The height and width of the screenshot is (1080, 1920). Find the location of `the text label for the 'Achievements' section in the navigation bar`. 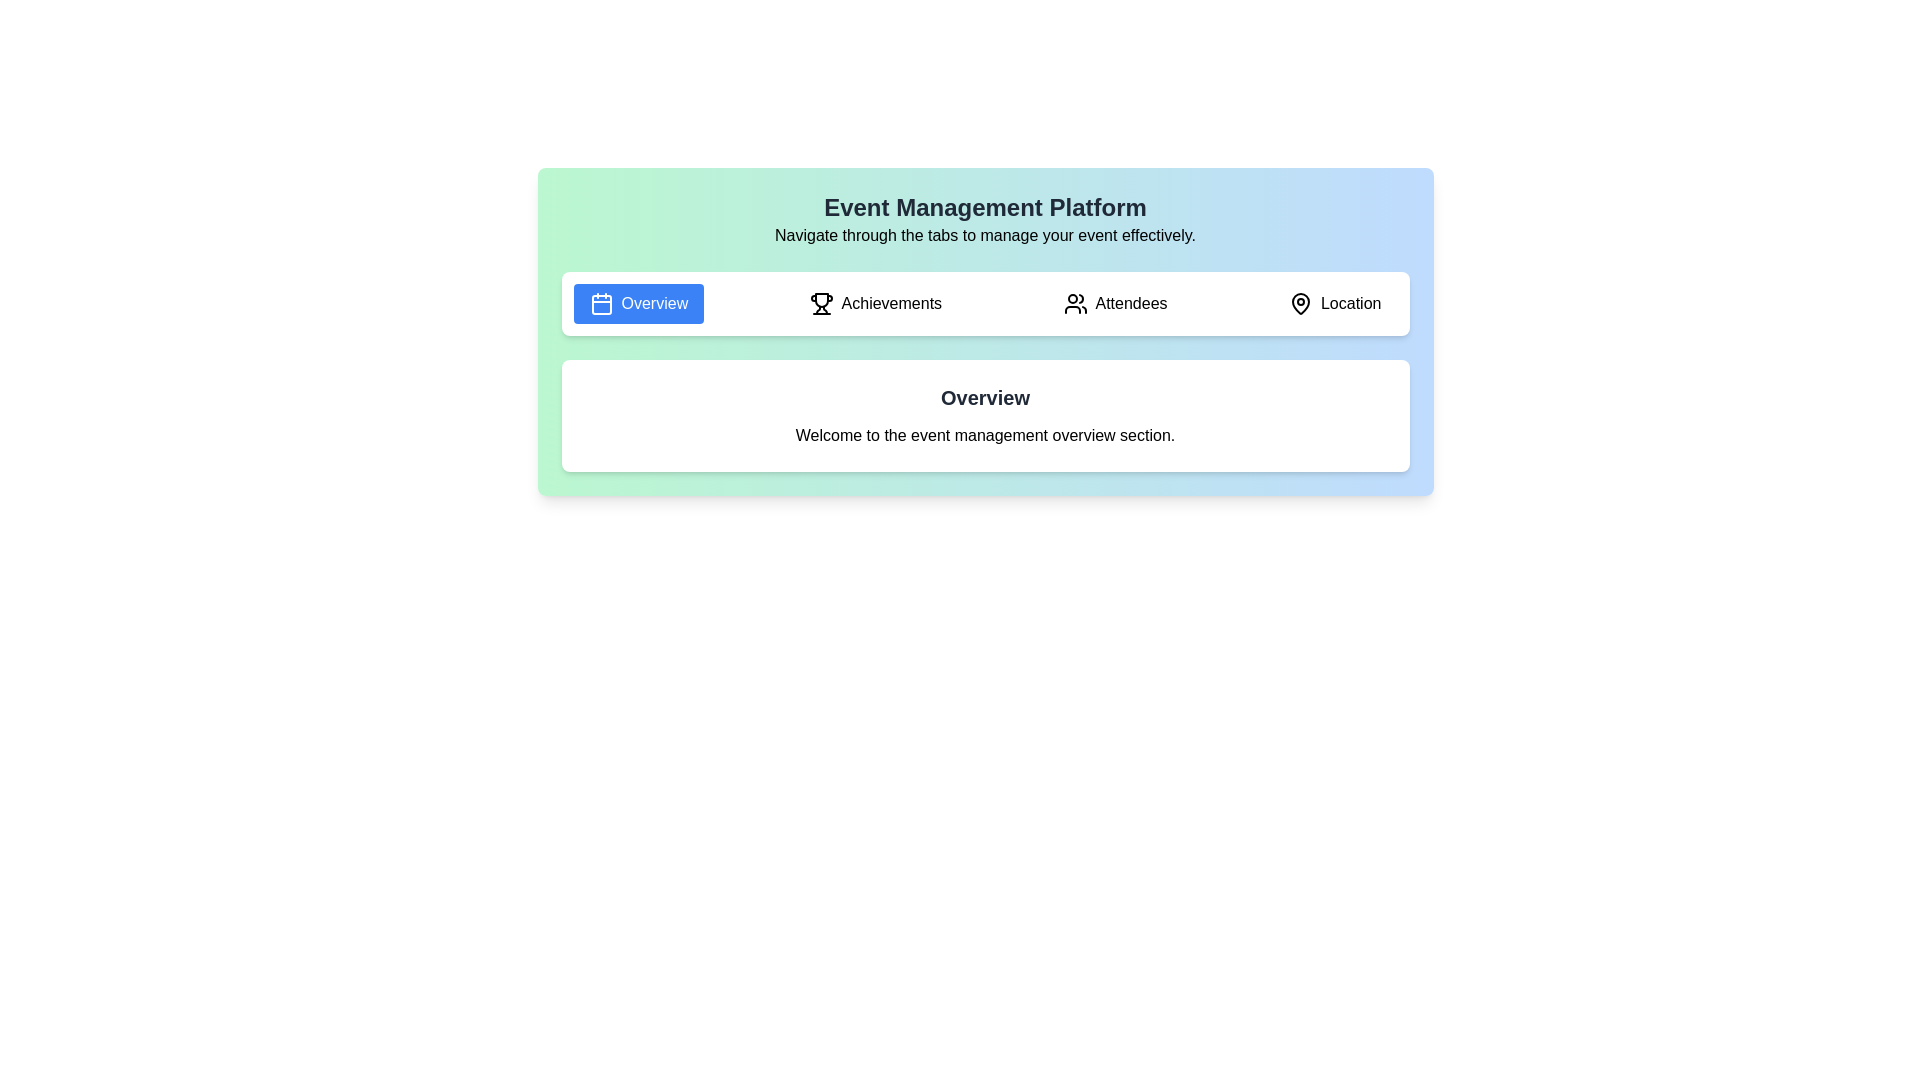

the text label for the 'Achievements' section in the navigation bar is located at coordinates (890, 304).